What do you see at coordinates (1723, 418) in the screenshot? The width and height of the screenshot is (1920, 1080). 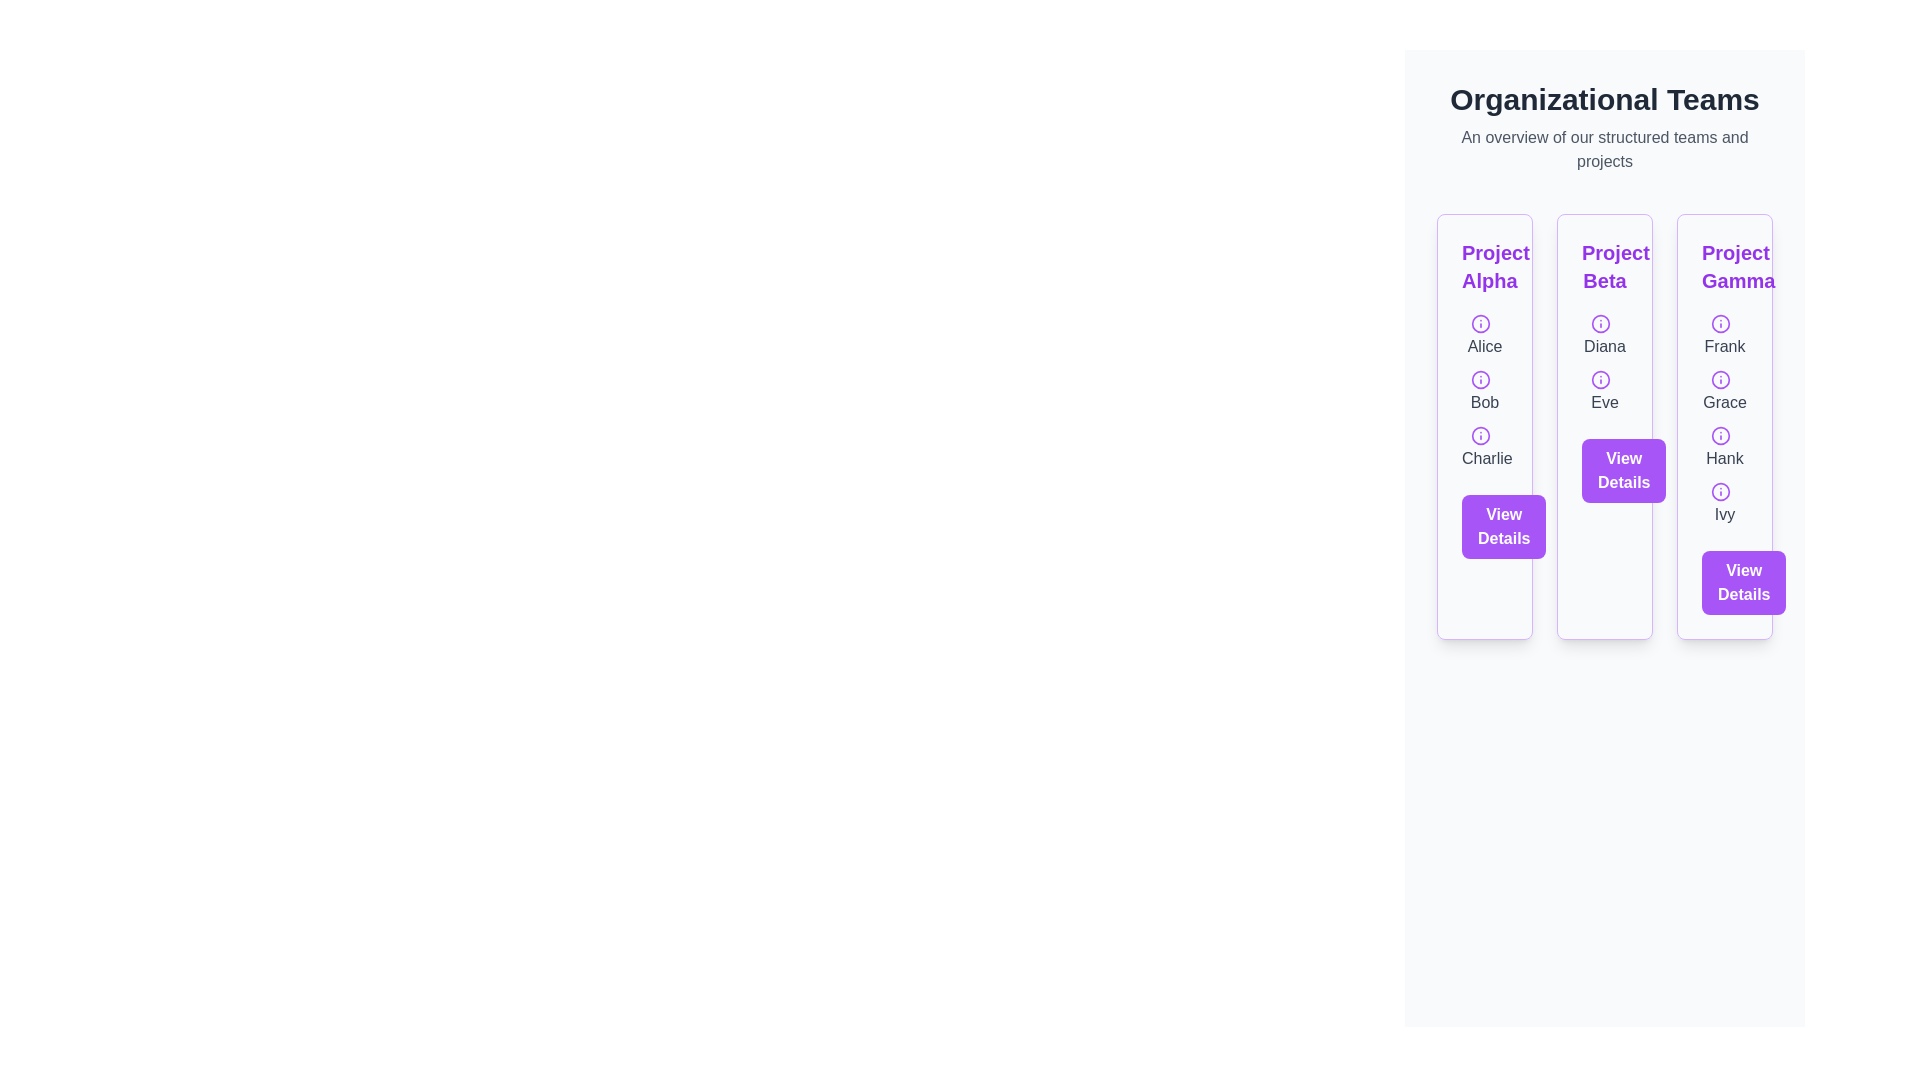 I see `the list of names associated with 'Project Gamma'` at bounding box center [1723, 418].